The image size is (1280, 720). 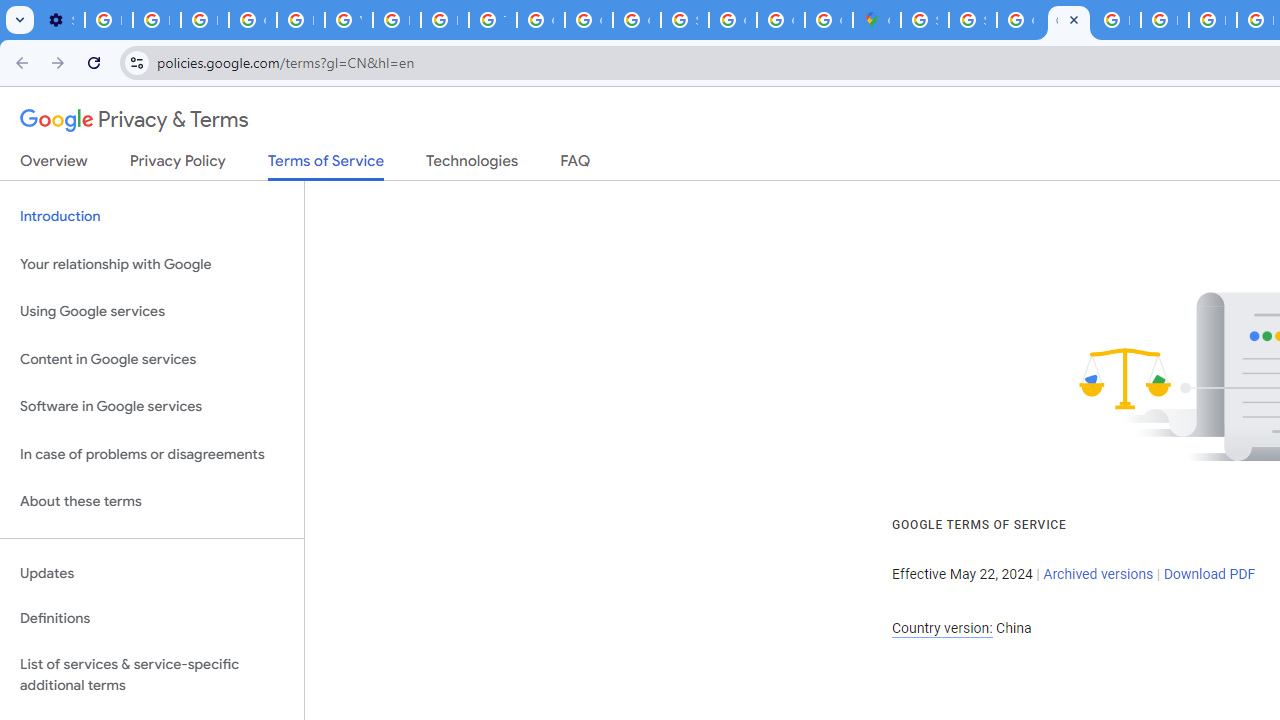 I want to click on 'Settings - Customize profile', so click(x=60, y=20).